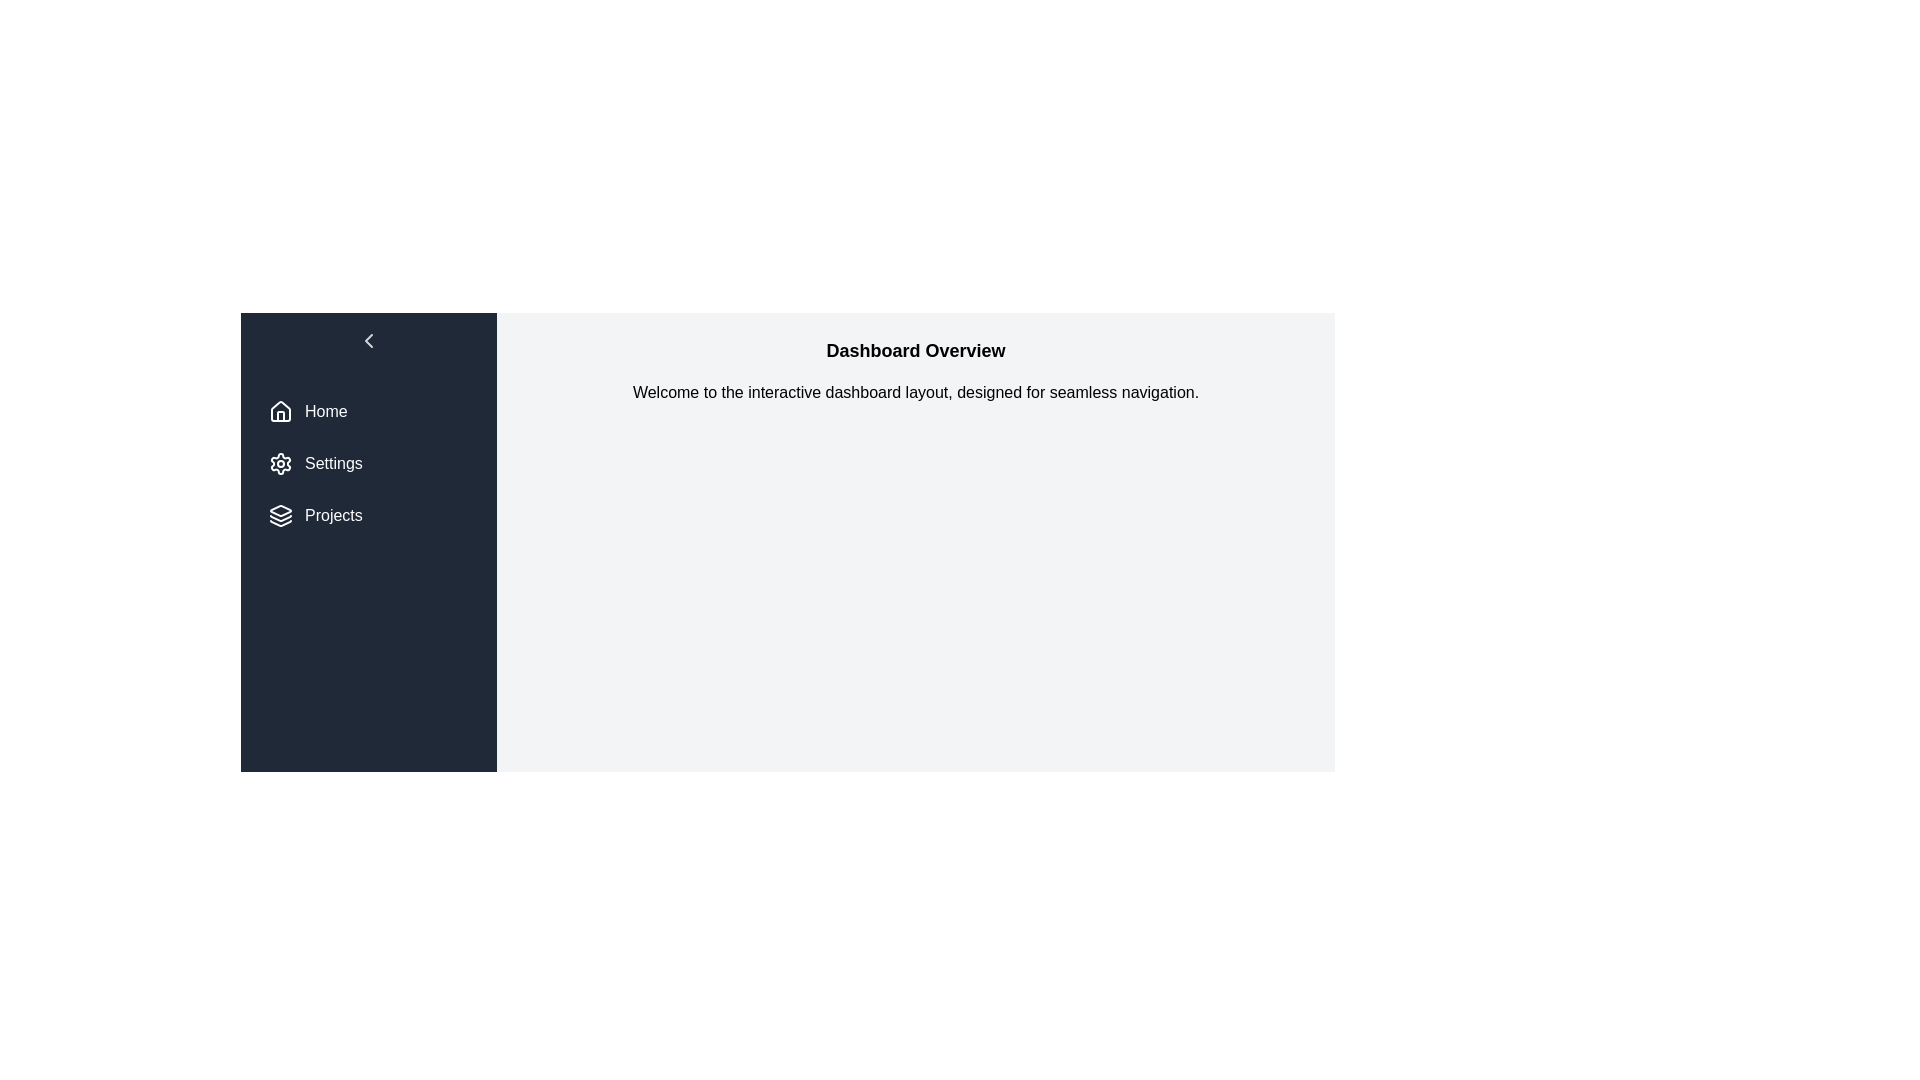 This screenshot has width=1920, height=1080. What do you see at coordinates (333, 515) in the screenshot?
I see `the third text label in the sidebar navigation menu, which is aligned with an icon of layered elements` at bounding box center [333, 515].